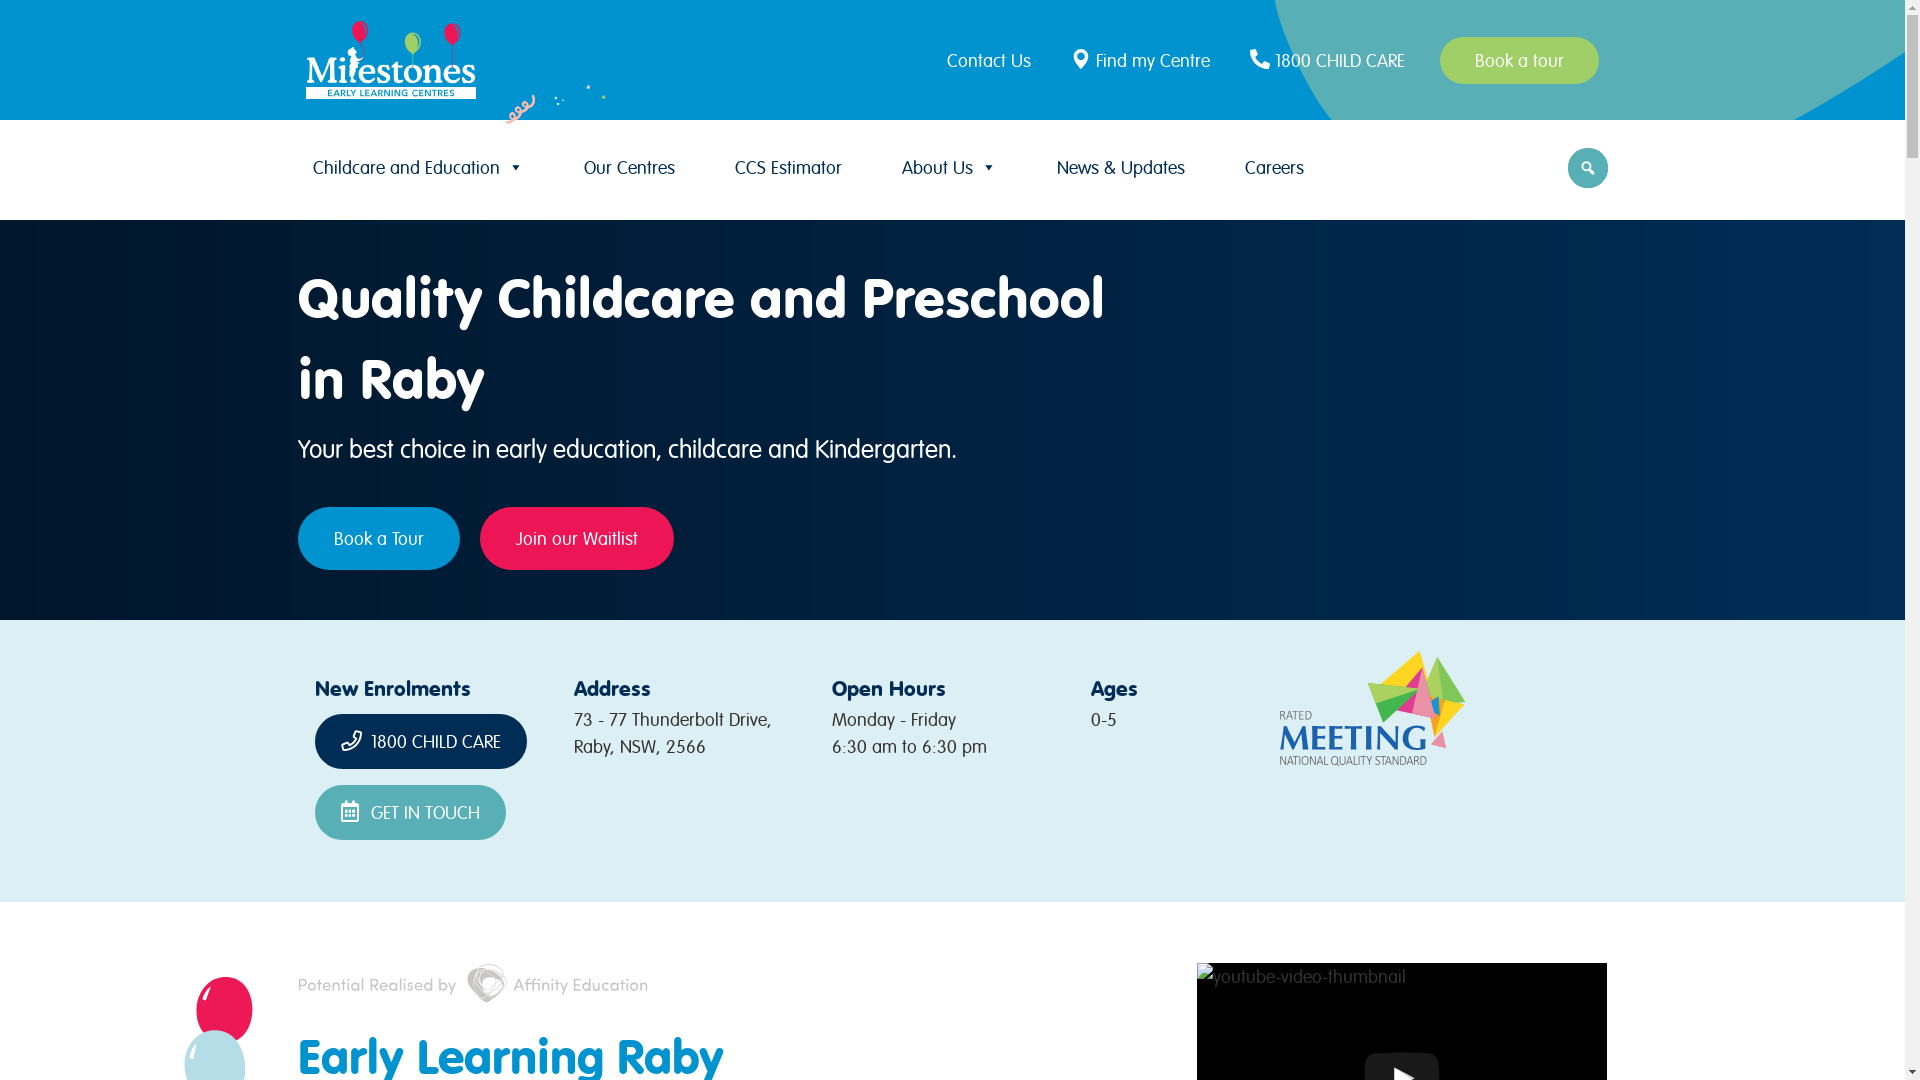 Image resolution: width=1920 pixels, height=1080 pixels. Describe the element at coordinates (409, 812) in the screenshot. I see `'GET IN TOUCH'` at that location.